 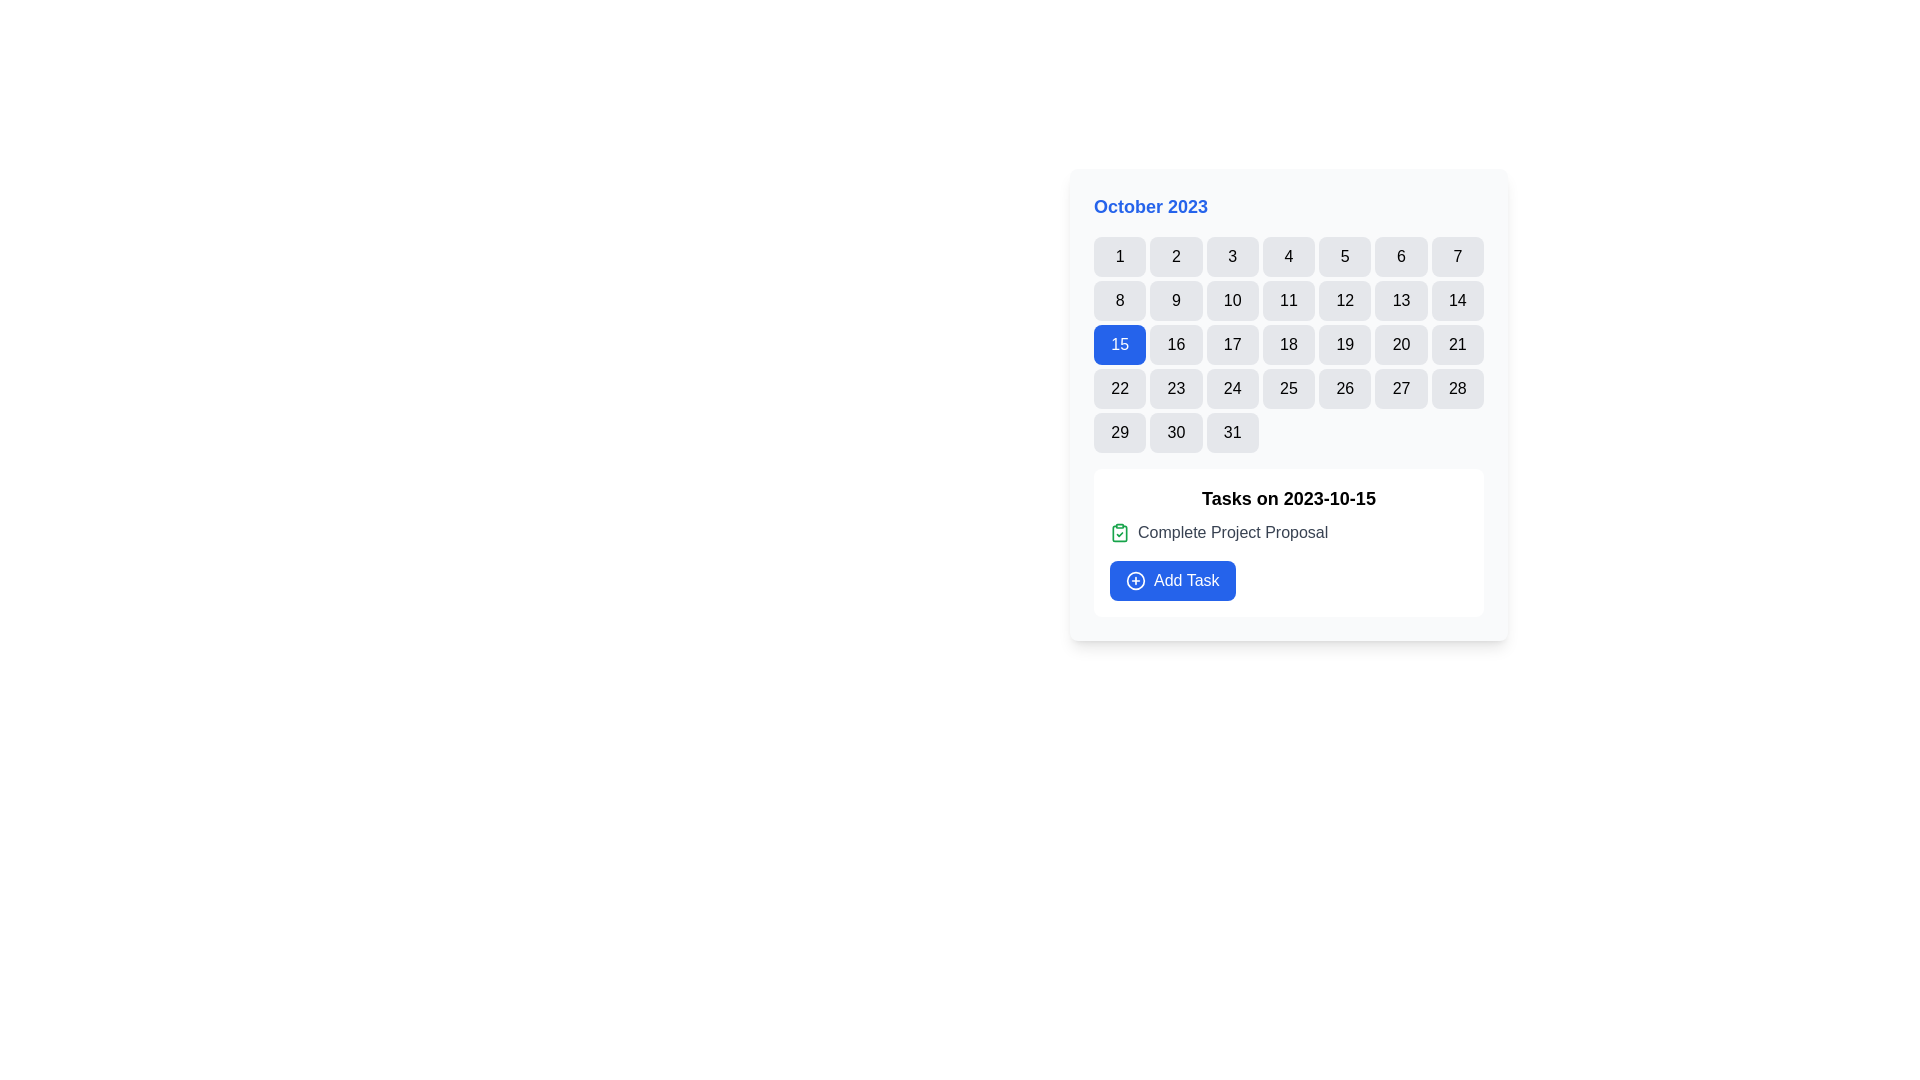 I want to click on the button displaying the number '5' in a calendar grid, so click(x=1345, y=256).